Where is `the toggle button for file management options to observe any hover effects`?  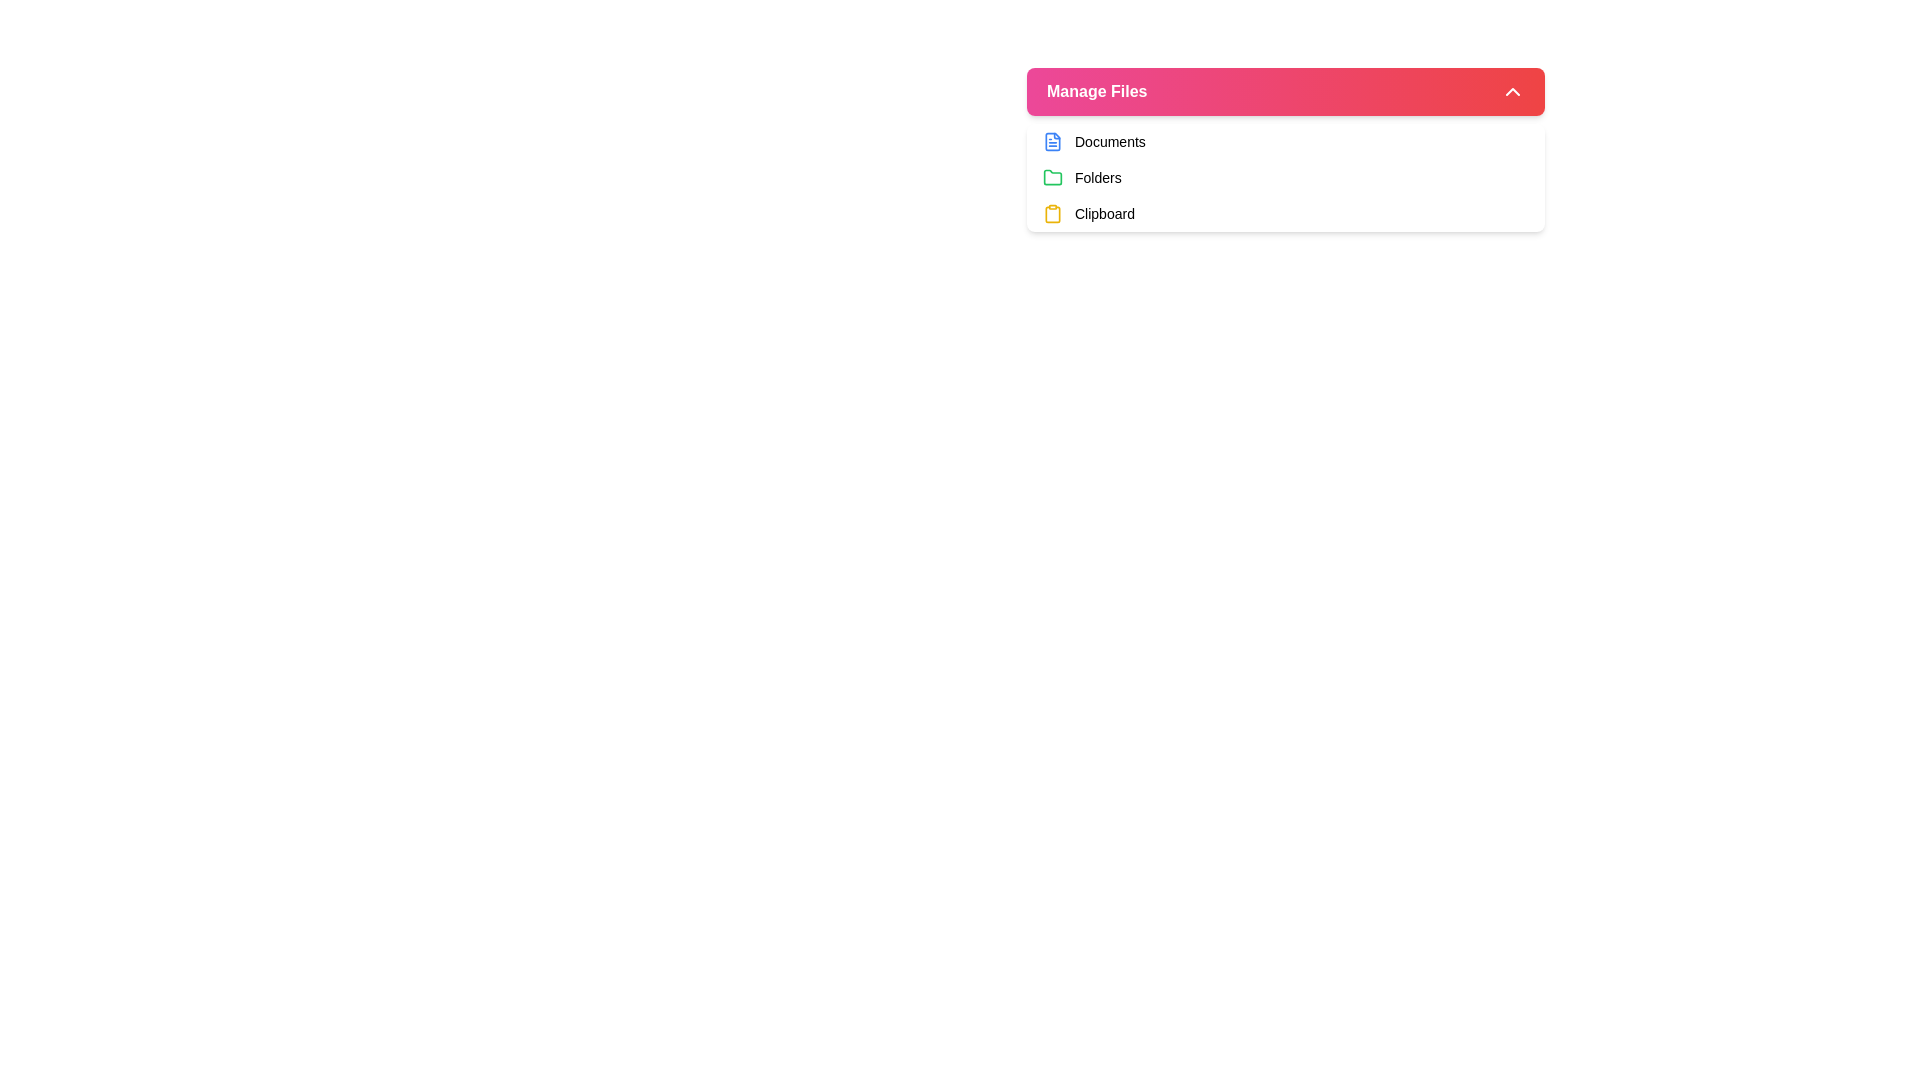
the toggle button for file management options to observe any hover effects is located at coordinates (1286, 92).